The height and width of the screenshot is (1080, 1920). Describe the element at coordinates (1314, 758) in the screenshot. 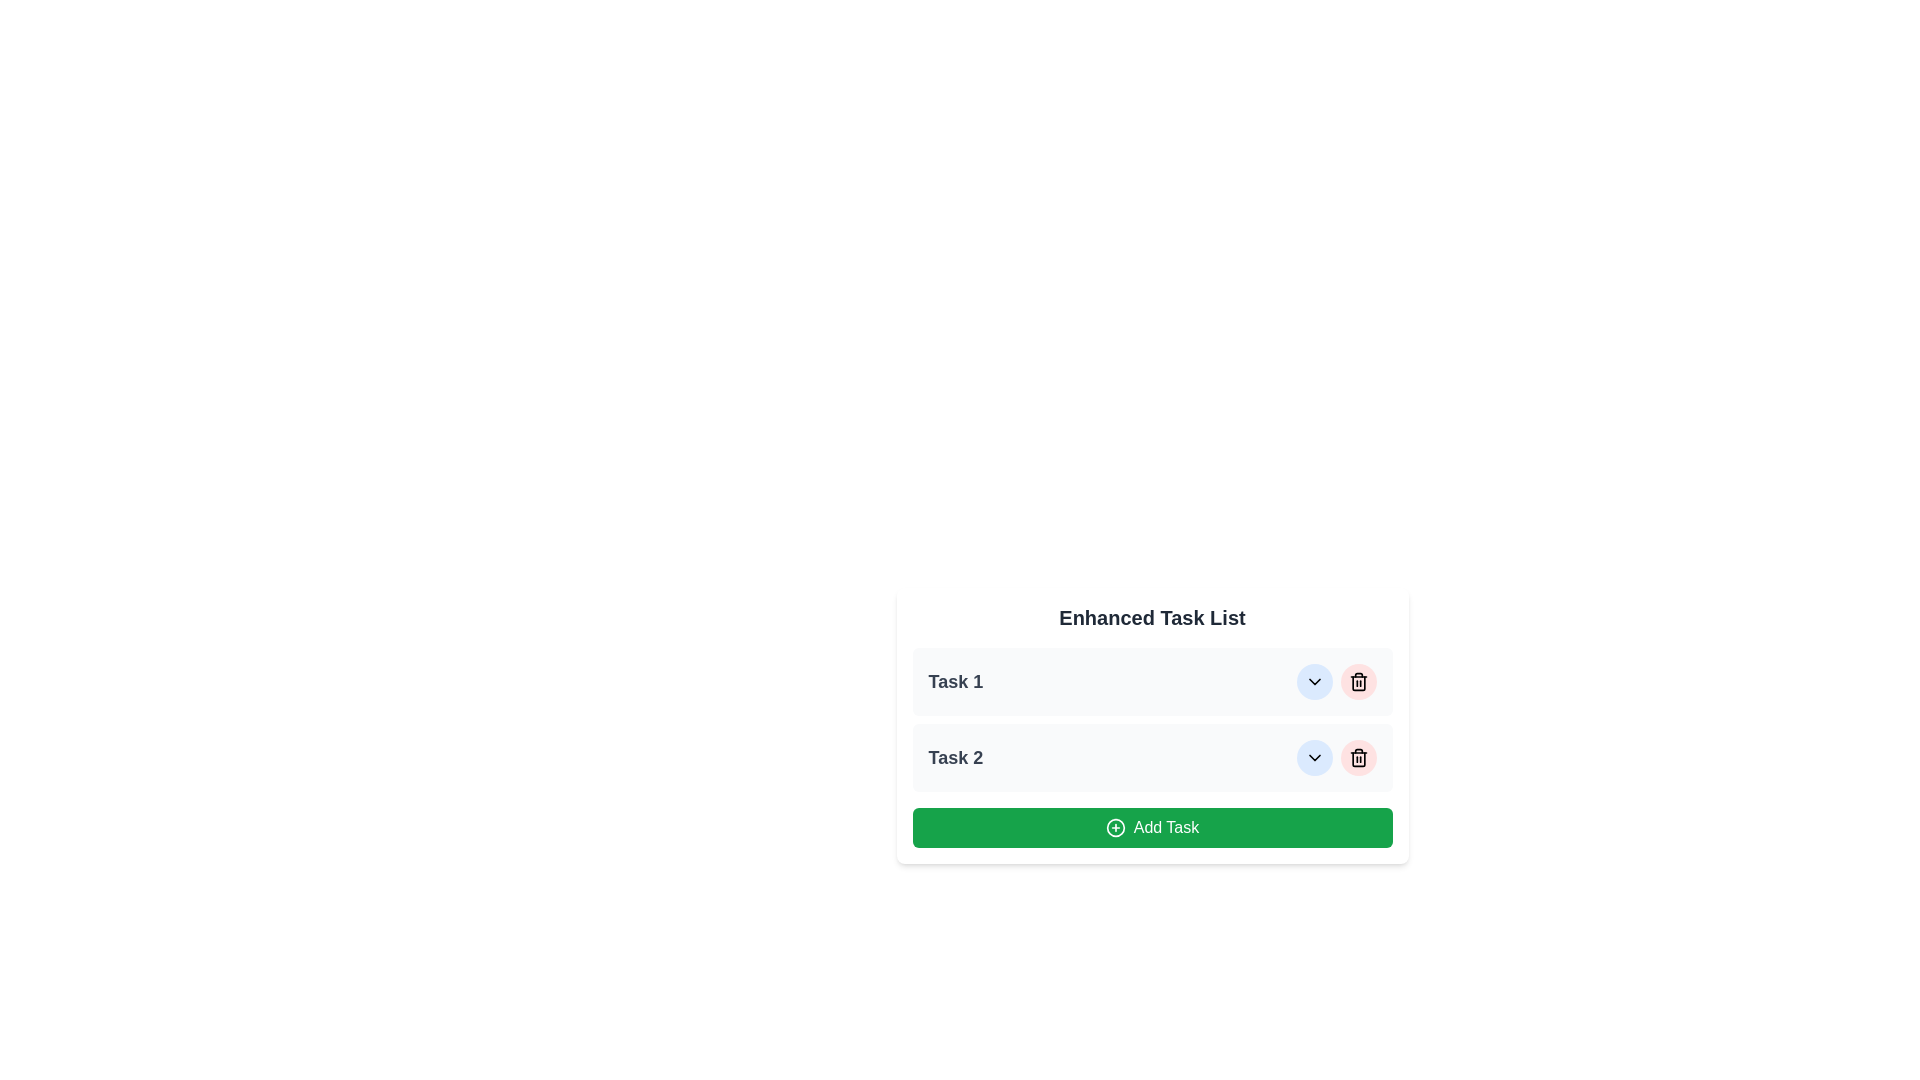

I see `the circular icon button with a light blue background and downward-pointing chevron` at that location.